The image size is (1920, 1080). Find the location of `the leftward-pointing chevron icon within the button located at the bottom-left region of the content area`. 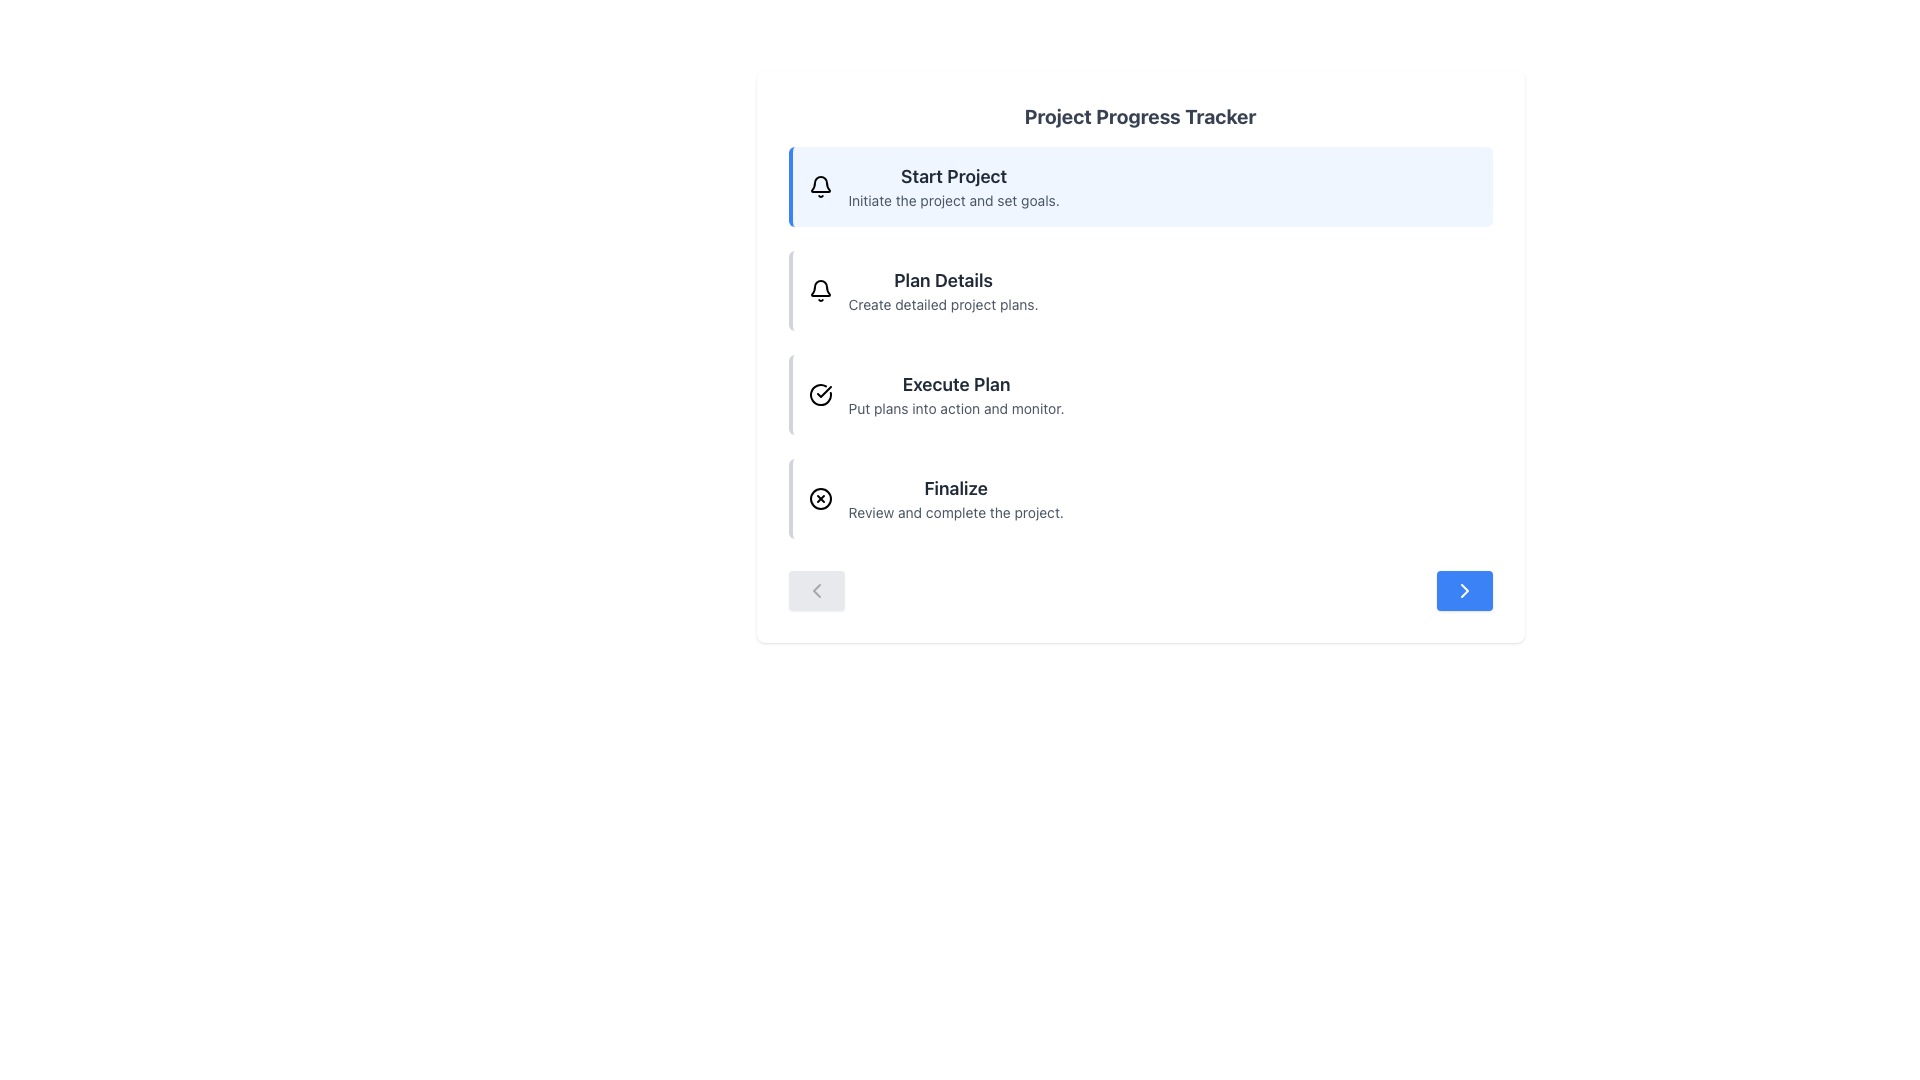

the leftward-pointing chevron icon within the button located at the bottom-left region of the content area is located at coordinates (816, 589).